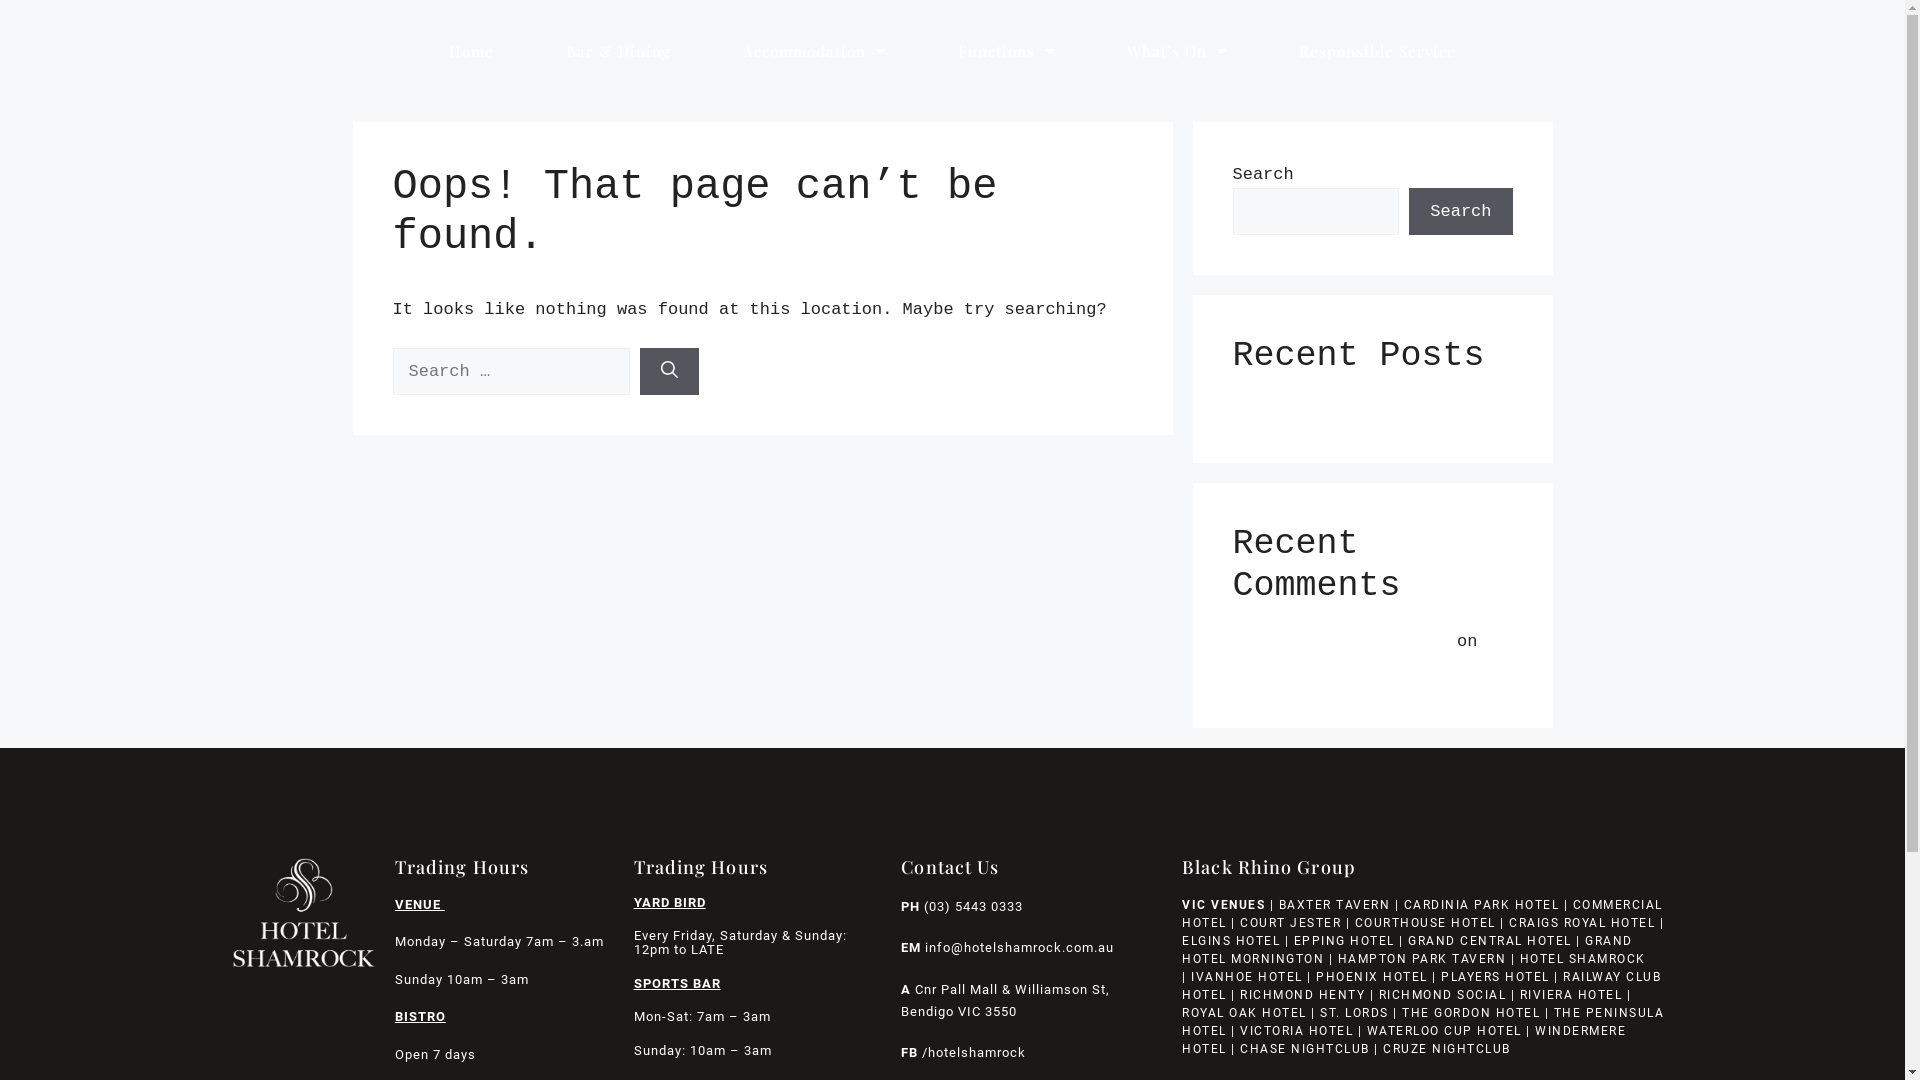  I want to click on 'ROYAL OAK HOTEL', so click(1181, 1013).